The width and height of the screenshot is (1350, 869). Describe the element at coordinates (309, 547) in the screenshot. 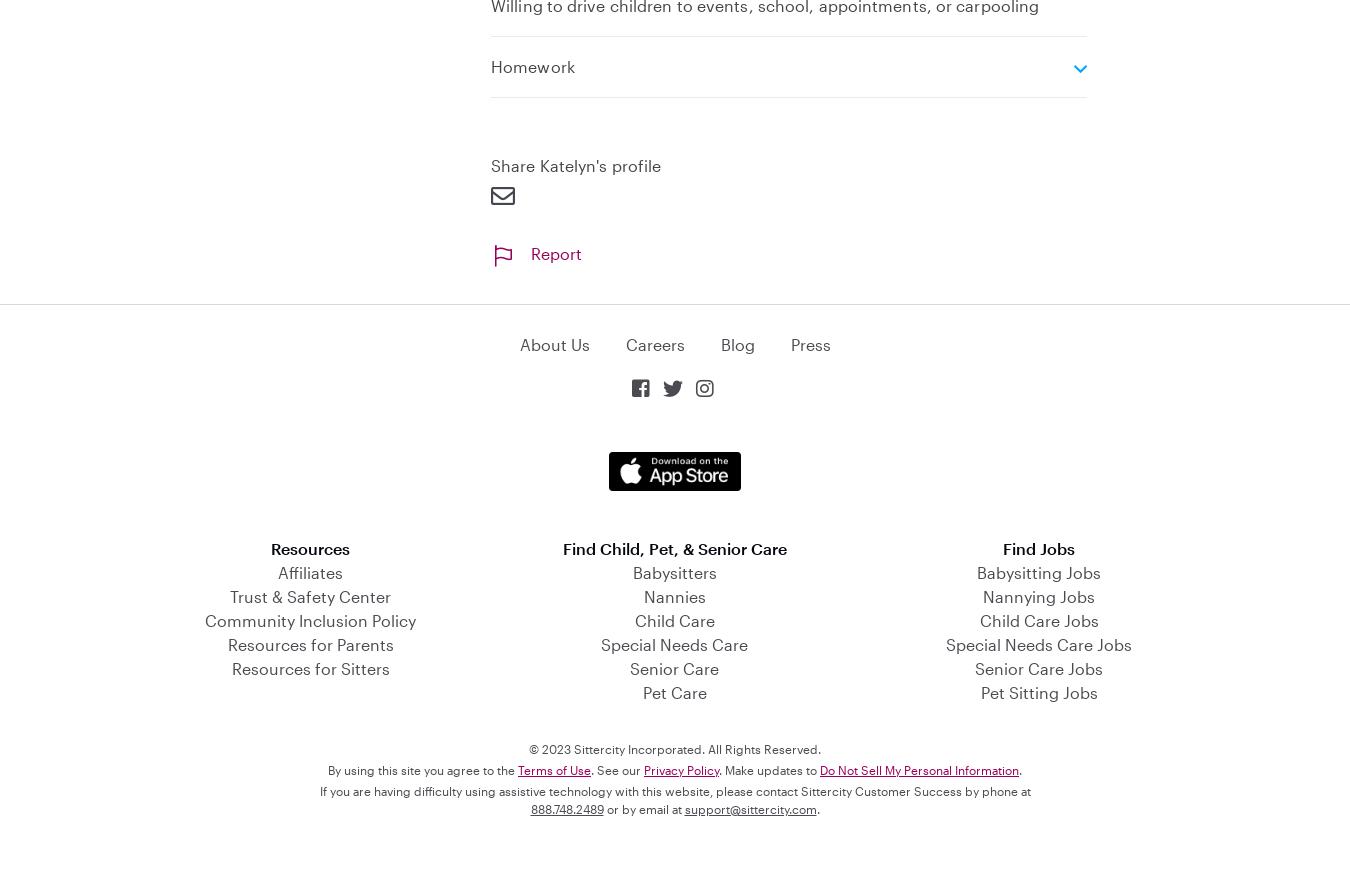

I see `'Resources'` at that location.